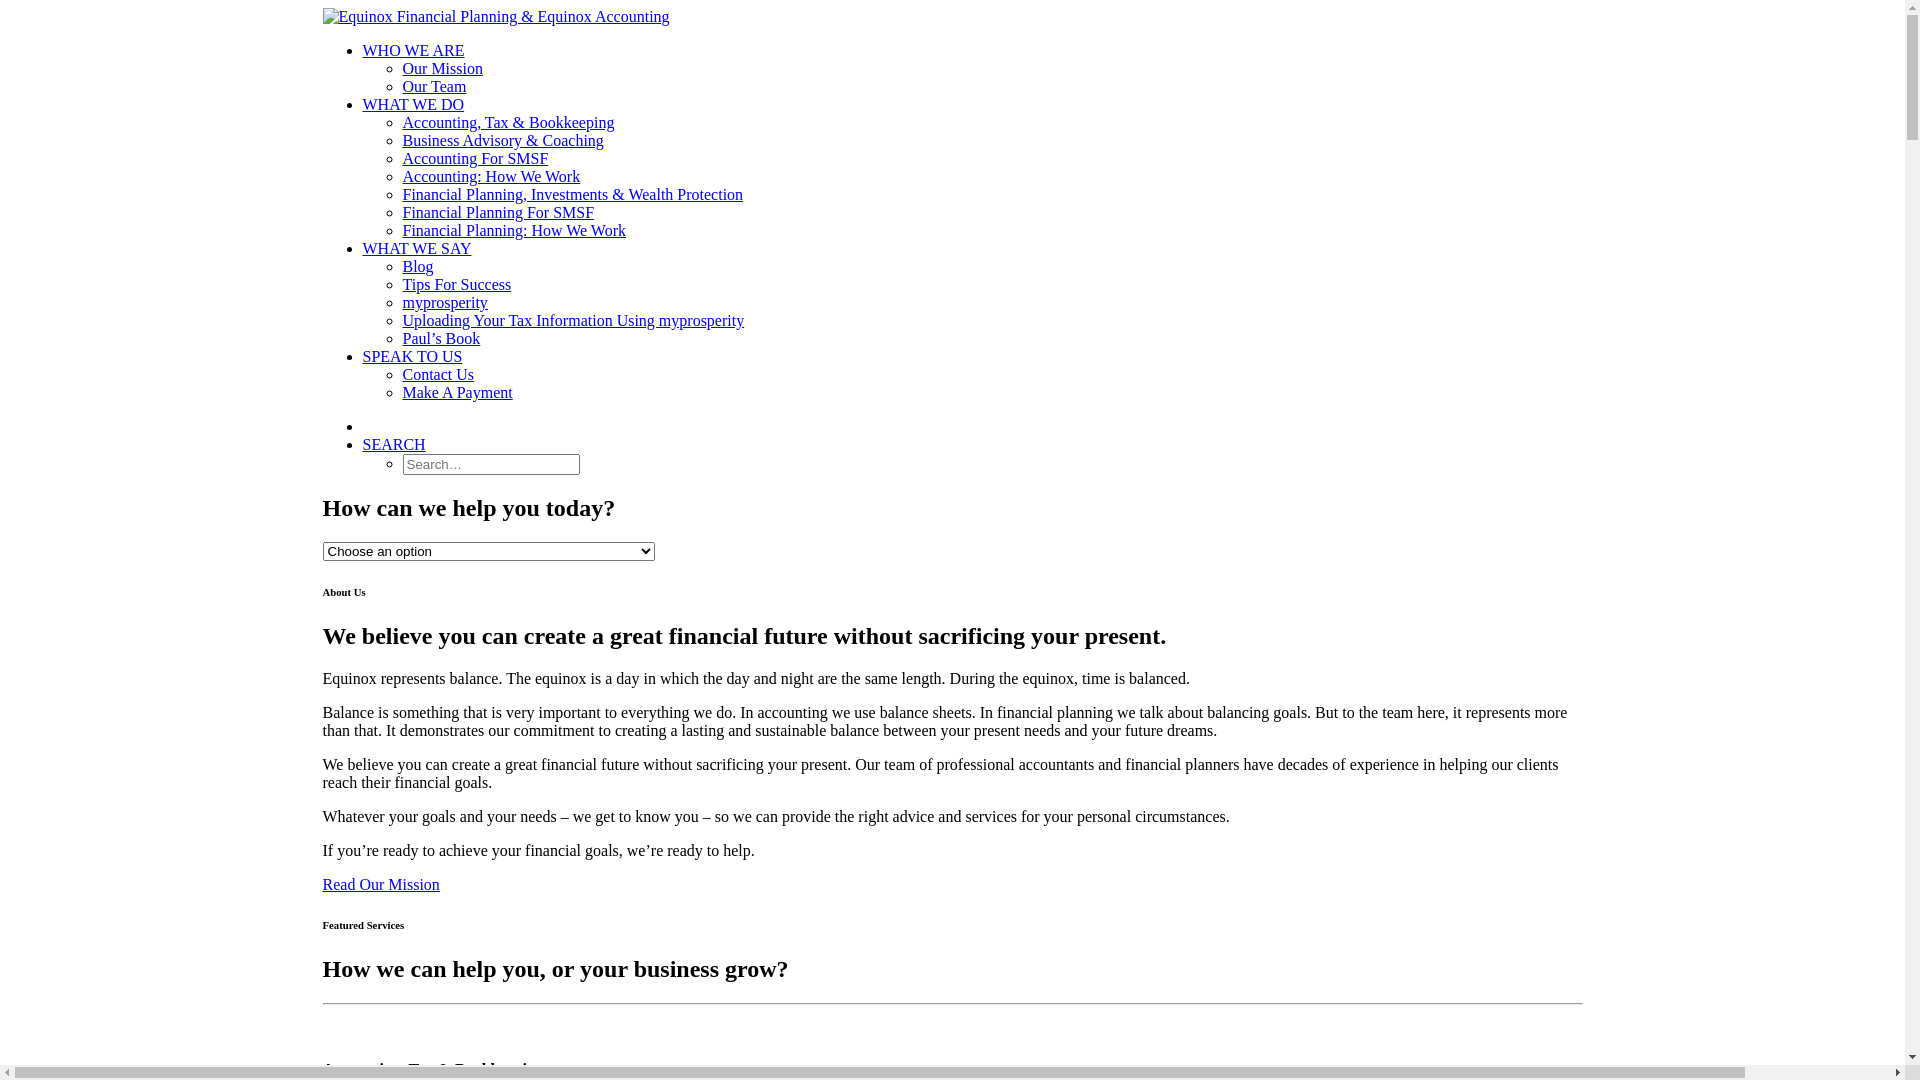 The width and height of the screenshot is (1920, 1080). Describe the element at coordinates (411, 355) in the screenshot. I see `'SPEAK TO US'` at that location.